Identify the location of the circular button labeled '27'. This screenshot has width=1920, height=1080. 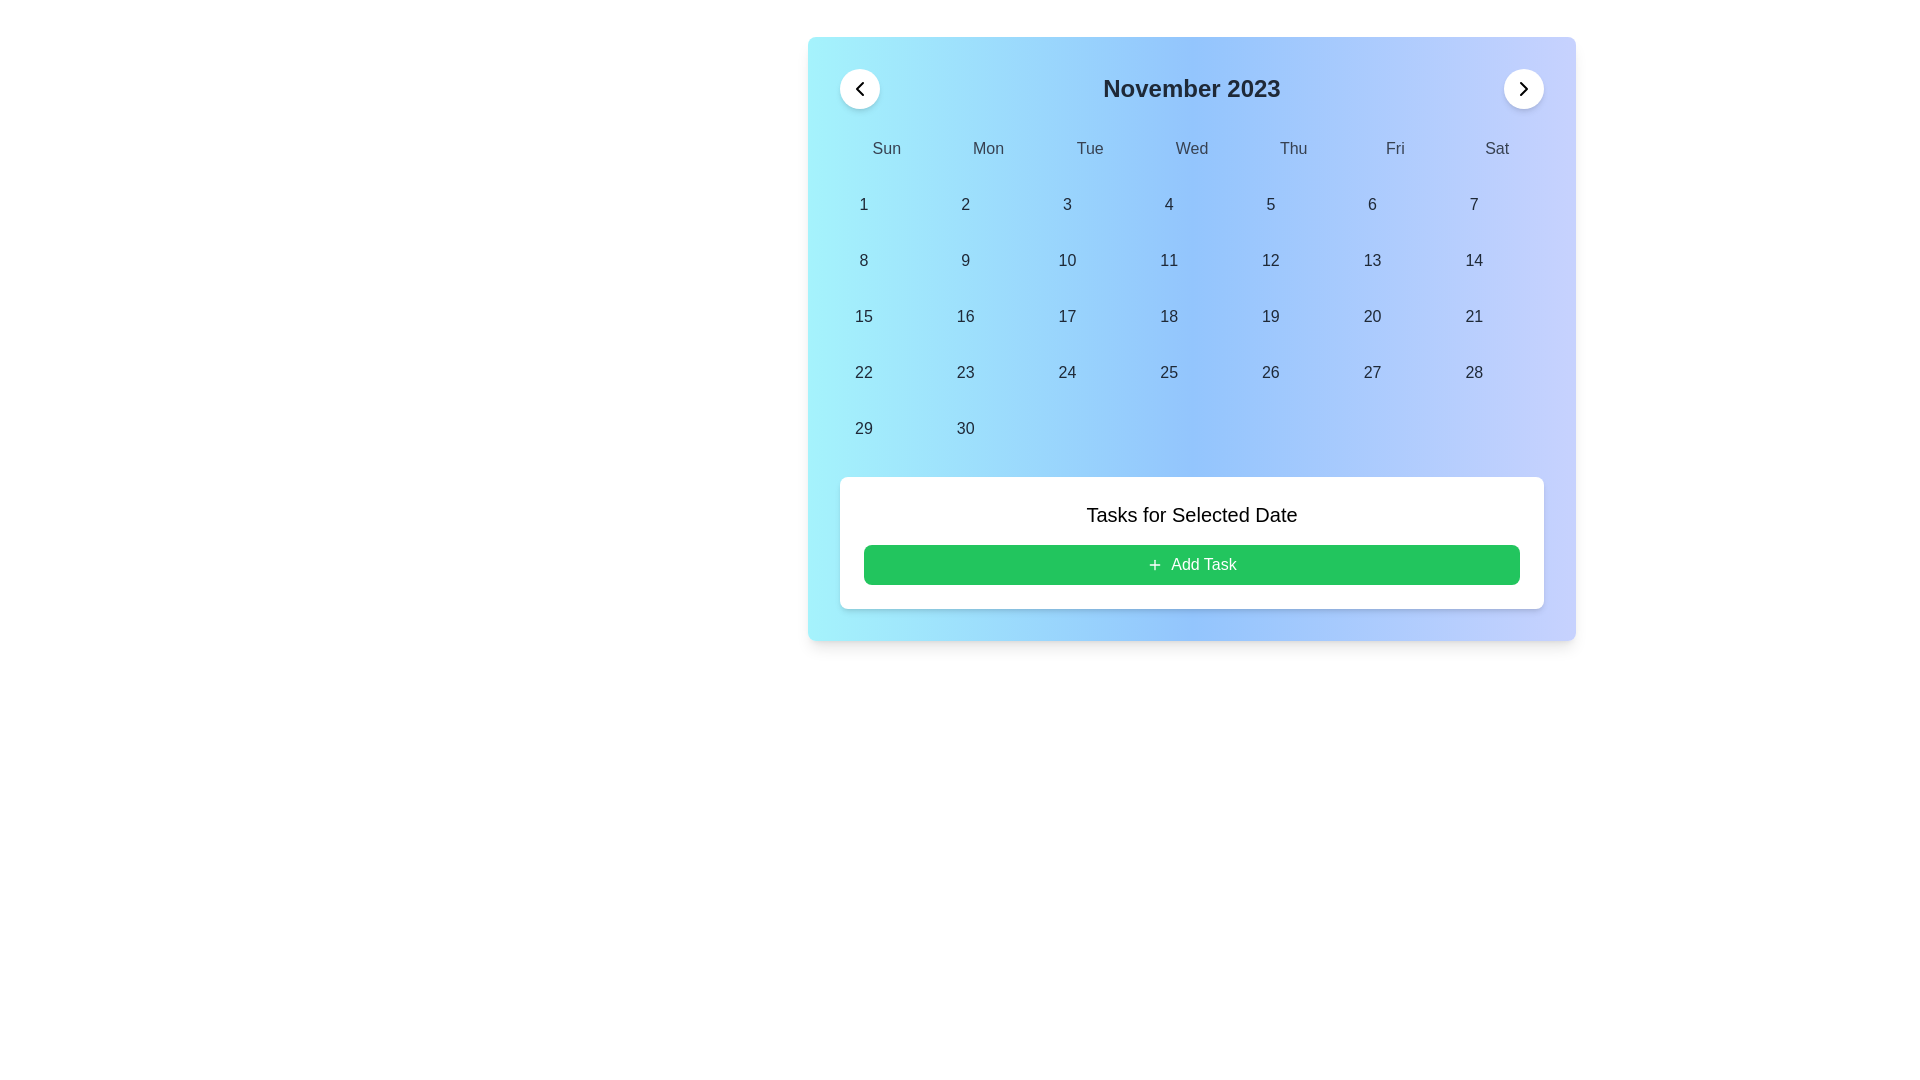
(1371, 373).